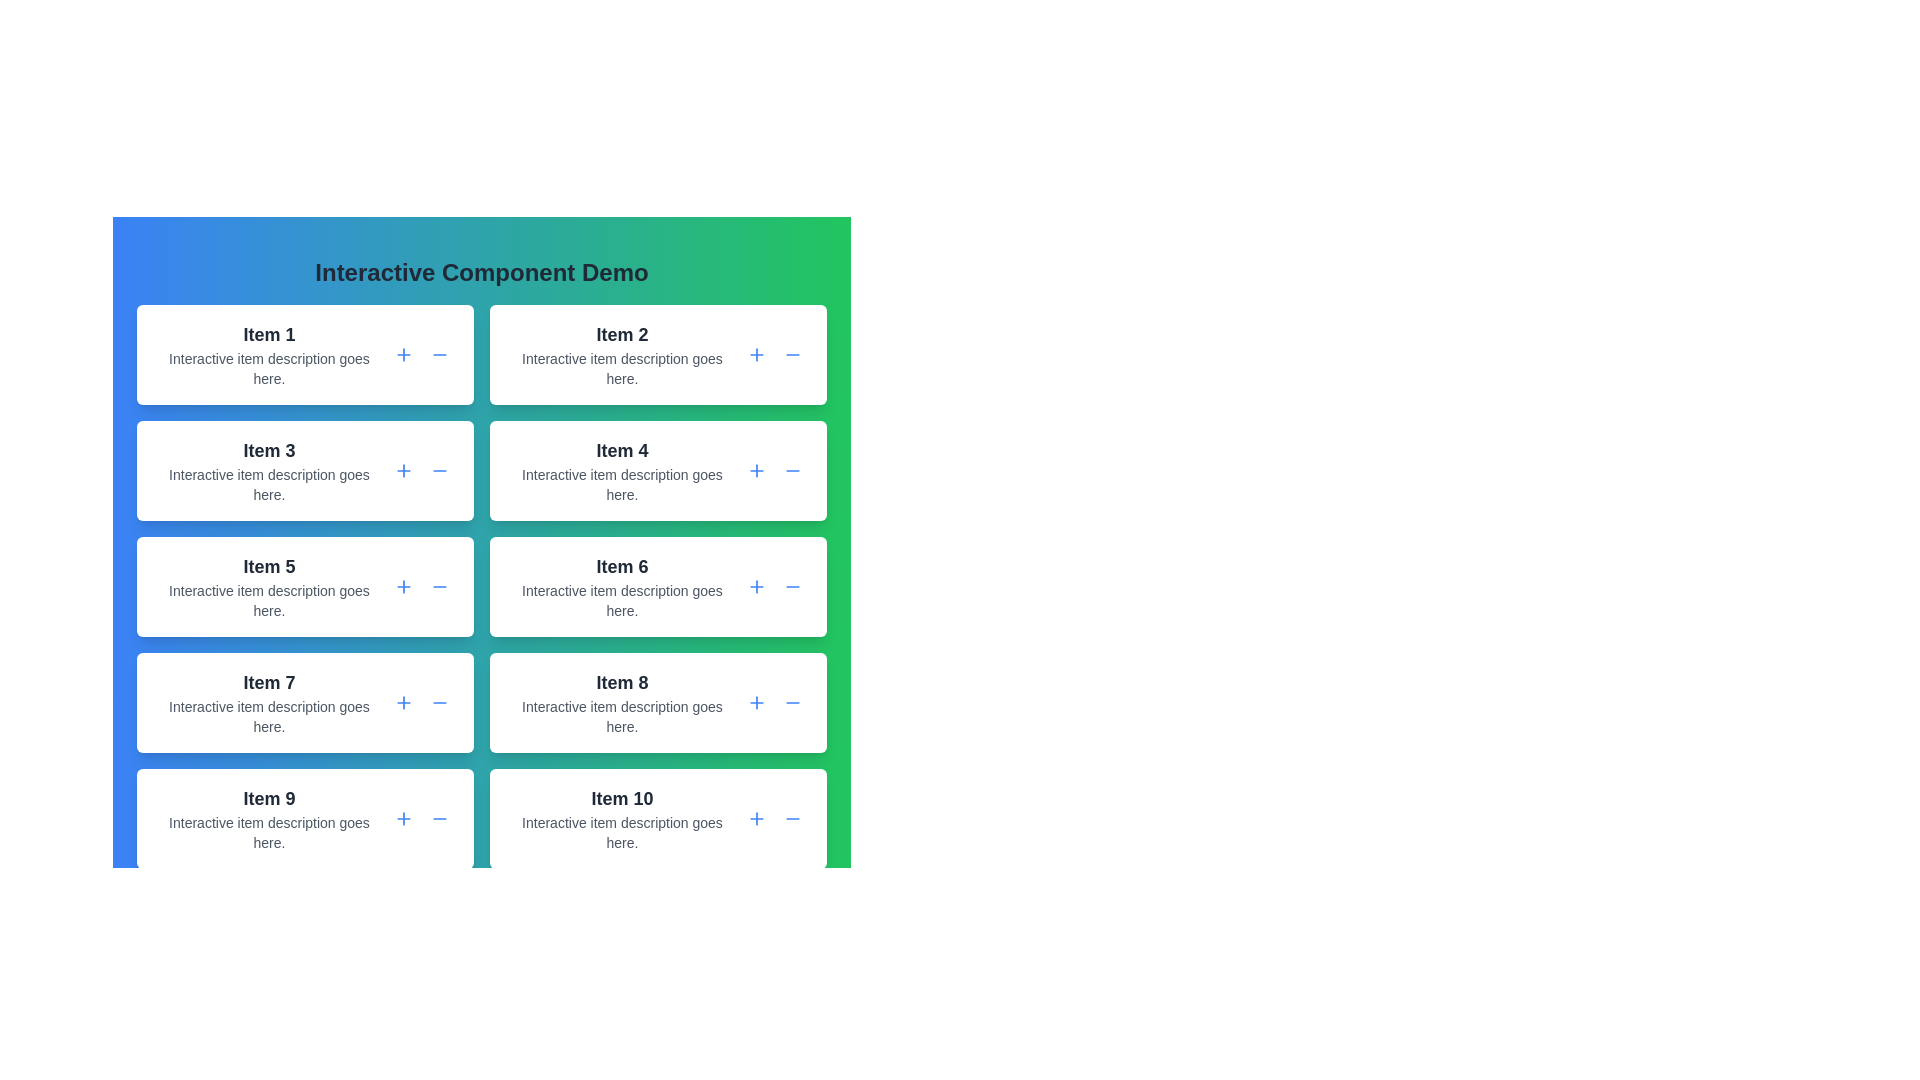 Image resolution: width=1920 pixels, height=1080 pixels. Describe the element at coordinates (304, 818) in the screenshot. I see `the '−' button on the ninth item card located in the bottom-left corner of the grid layout` at that location.